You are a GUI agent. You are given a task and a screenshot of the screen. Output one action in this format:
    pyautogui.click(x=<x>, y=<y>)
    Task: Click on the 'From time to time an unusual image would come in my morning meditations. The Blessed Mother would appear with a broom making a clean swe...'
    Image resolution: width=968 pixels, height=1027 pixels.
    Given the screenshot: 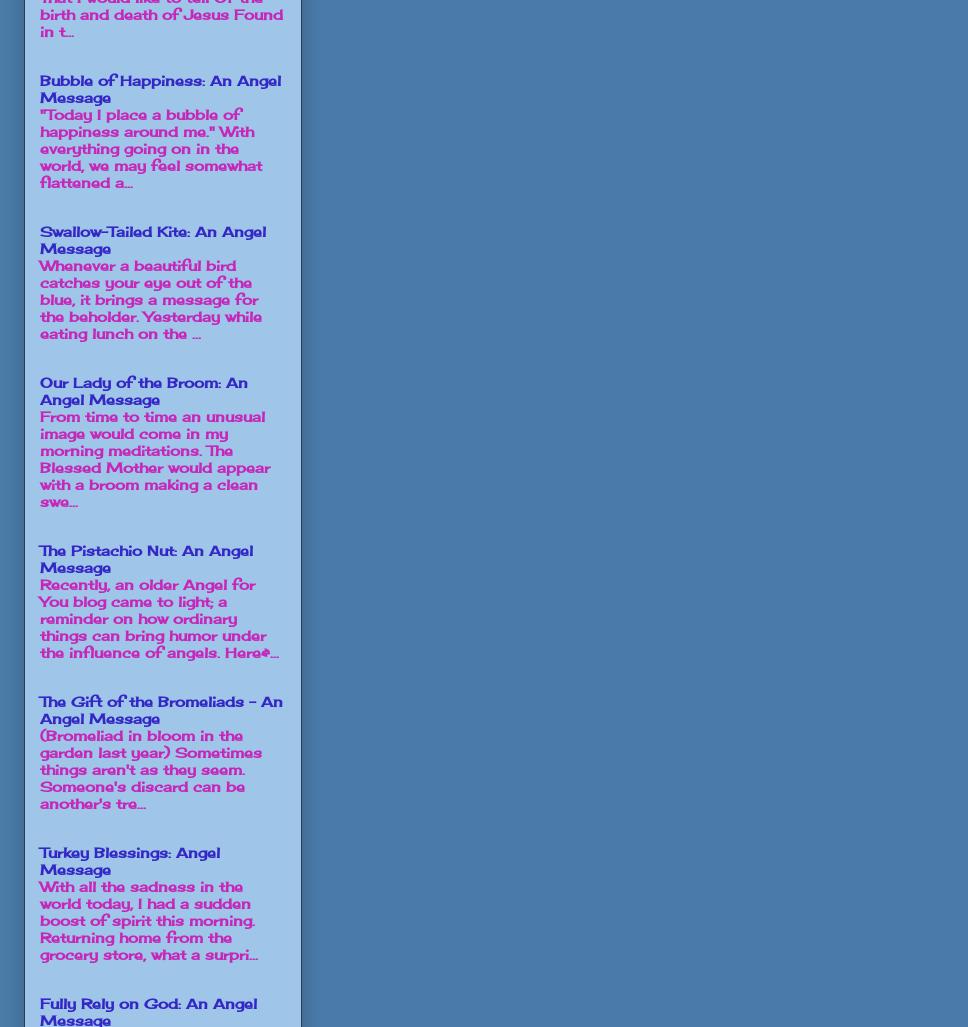 What is the action you would take?
    pyautogui.click(x=153, y=458)
    